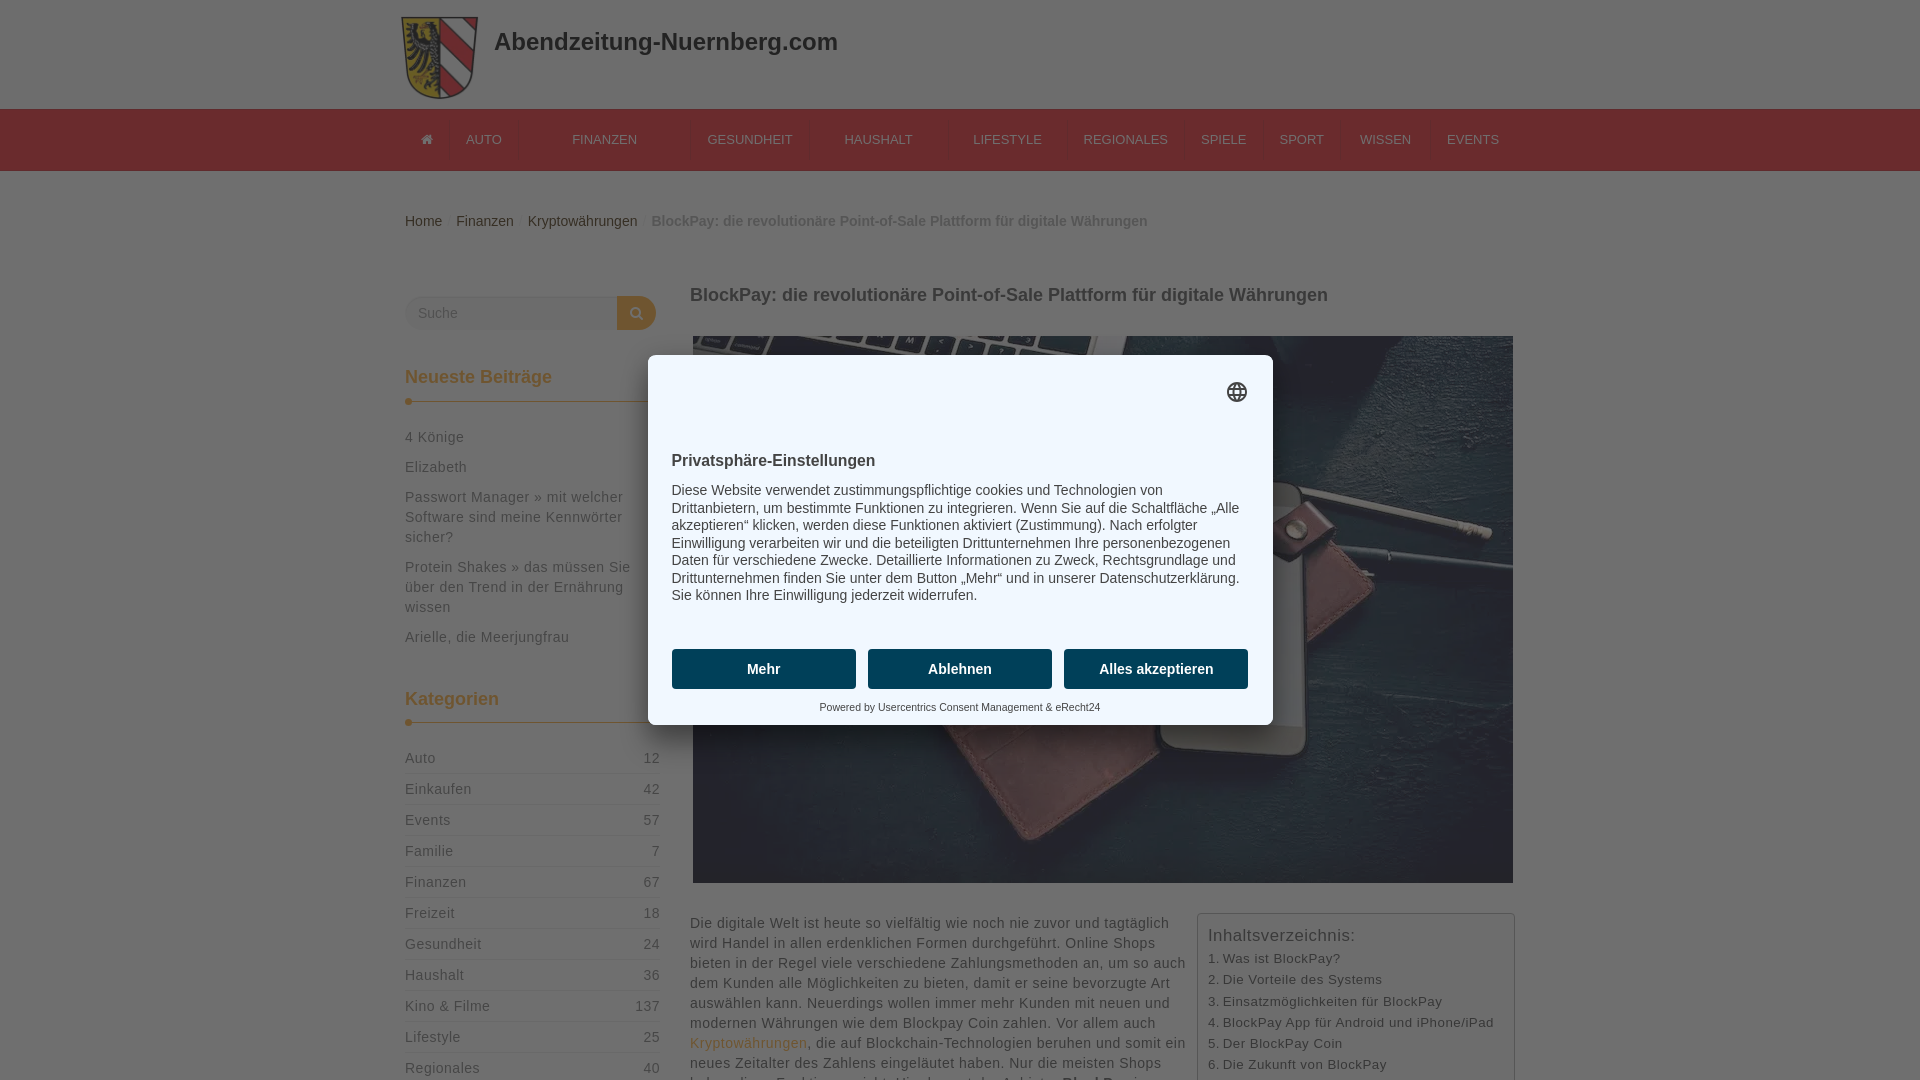 The image size is (1920, 1080). I want to click on 'Arielle, die Meerjungfrau', so click(486, 636).